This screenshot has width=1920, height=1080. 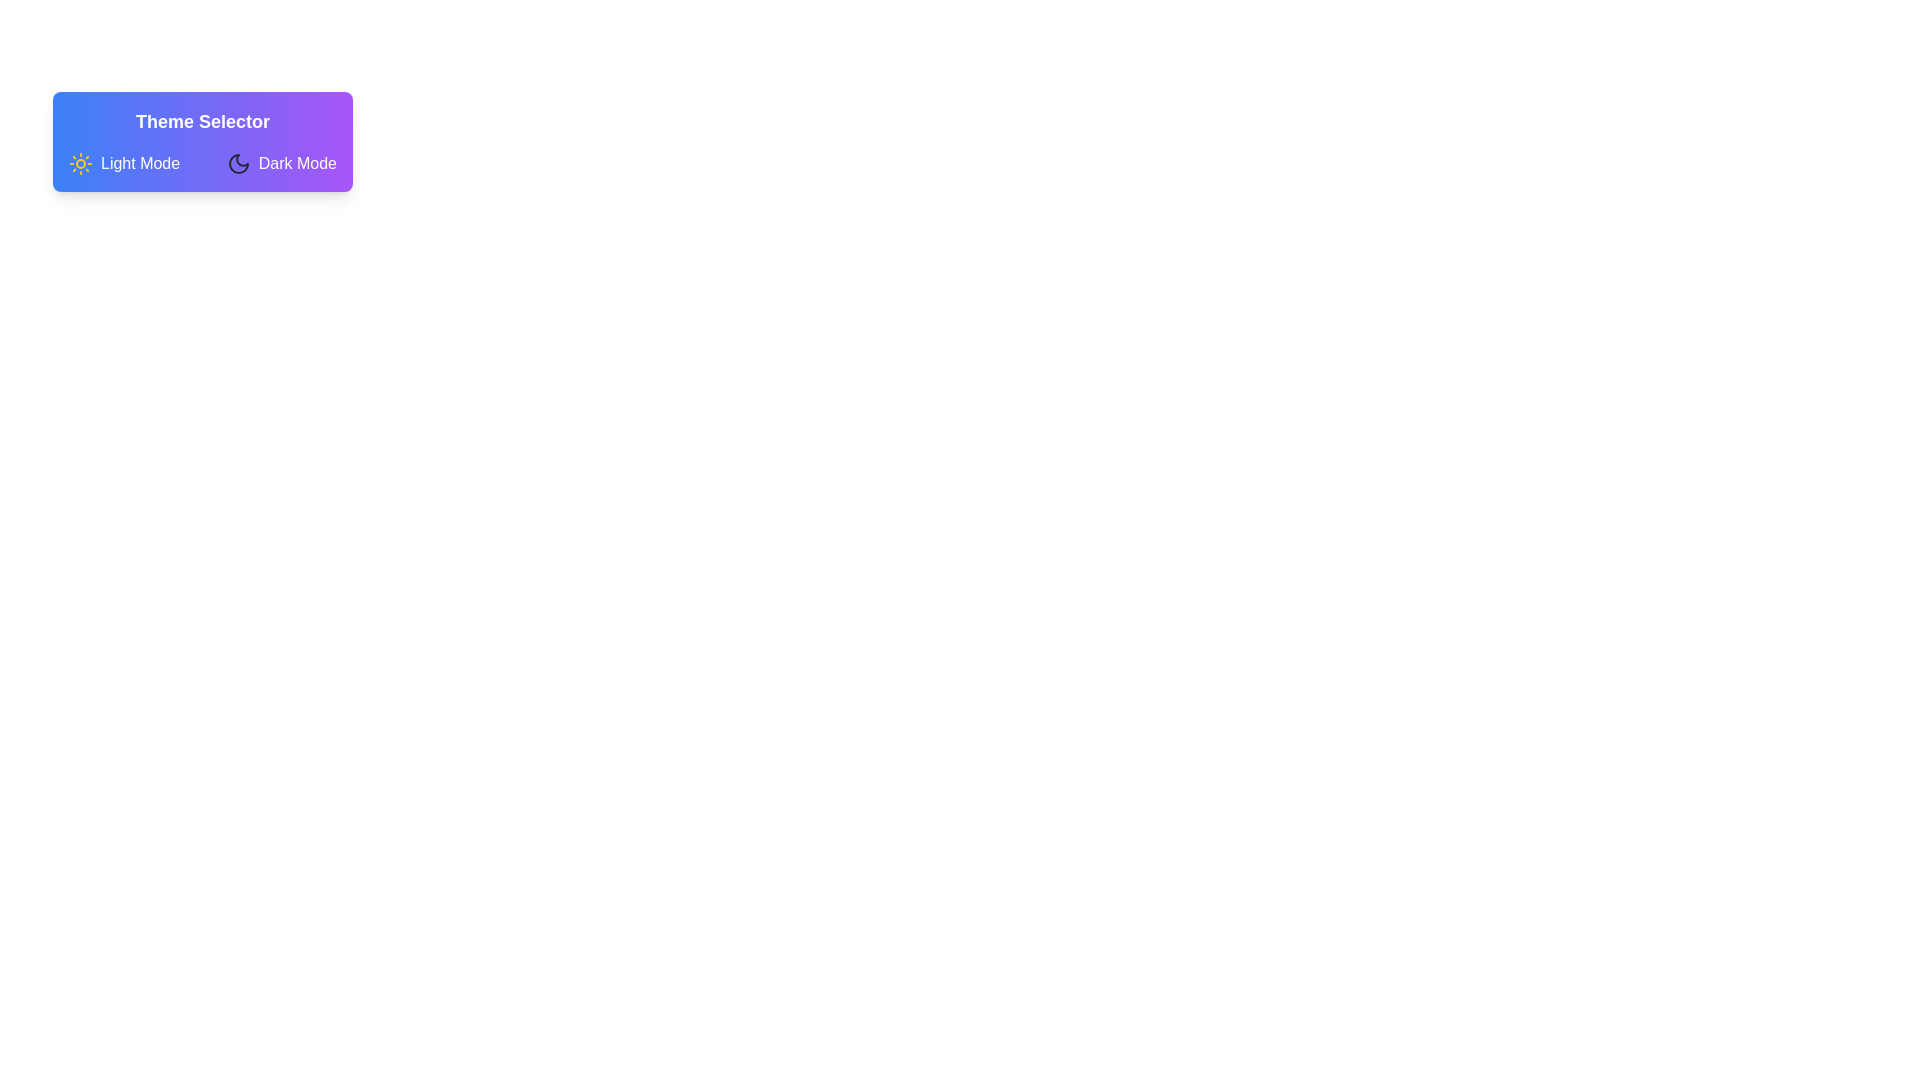 What do you see at coordinates (238, 163) in the screenshot?
I see `the moon-shaped dark mode icon located within the Theme Selector group to toggle its associated functionality` at bounding box center [238, 163].